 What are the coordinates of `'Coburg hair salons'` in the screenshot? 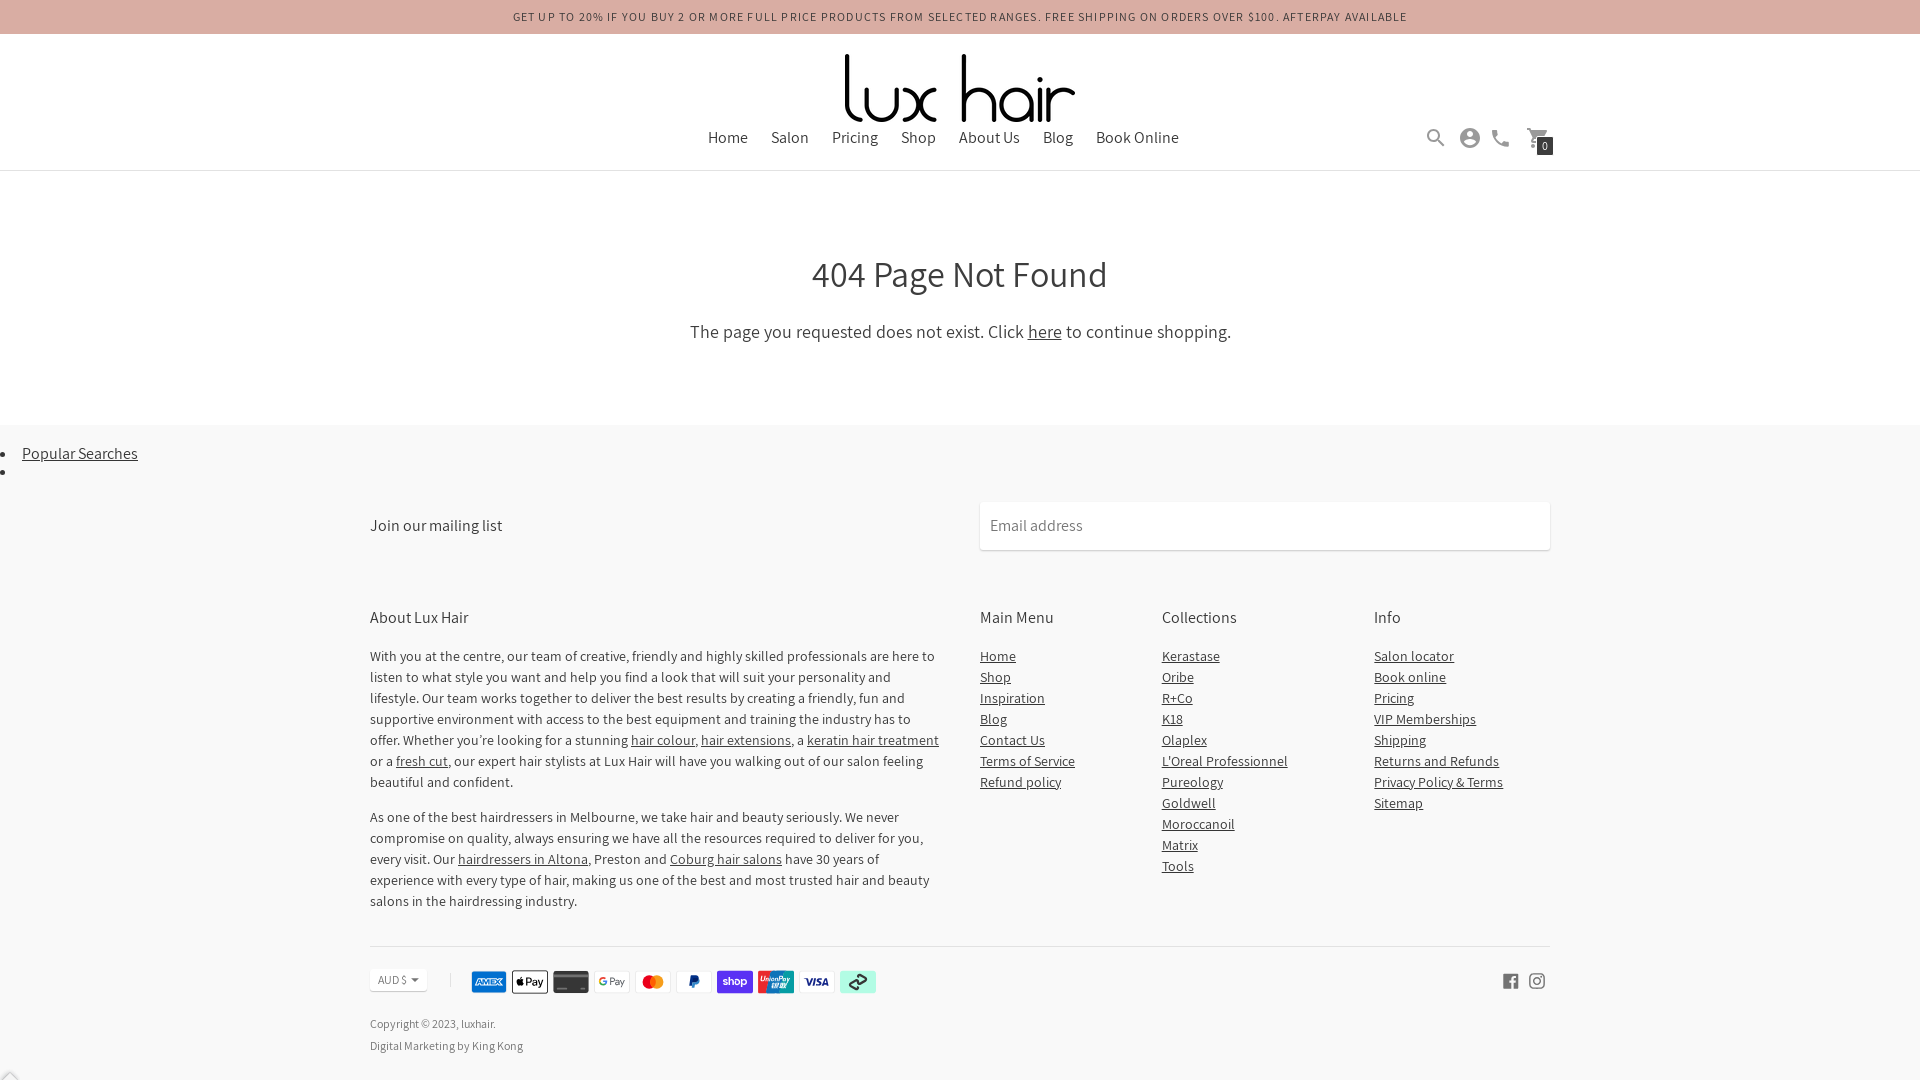 It's located at (724, 858).